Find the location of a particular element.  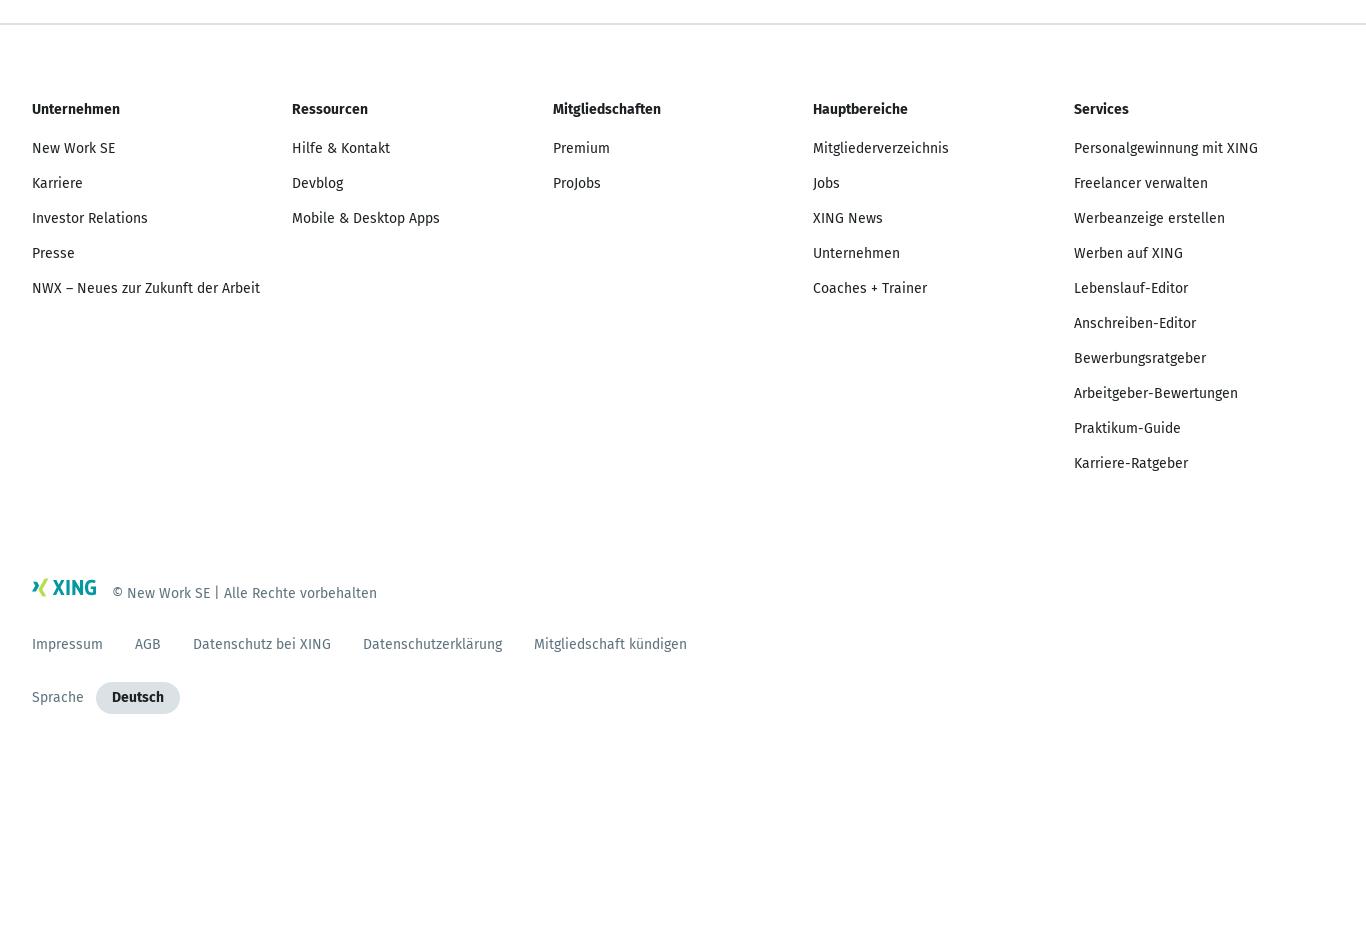

'Hilfe & Kontakt' is located at coordinates (340, 147).